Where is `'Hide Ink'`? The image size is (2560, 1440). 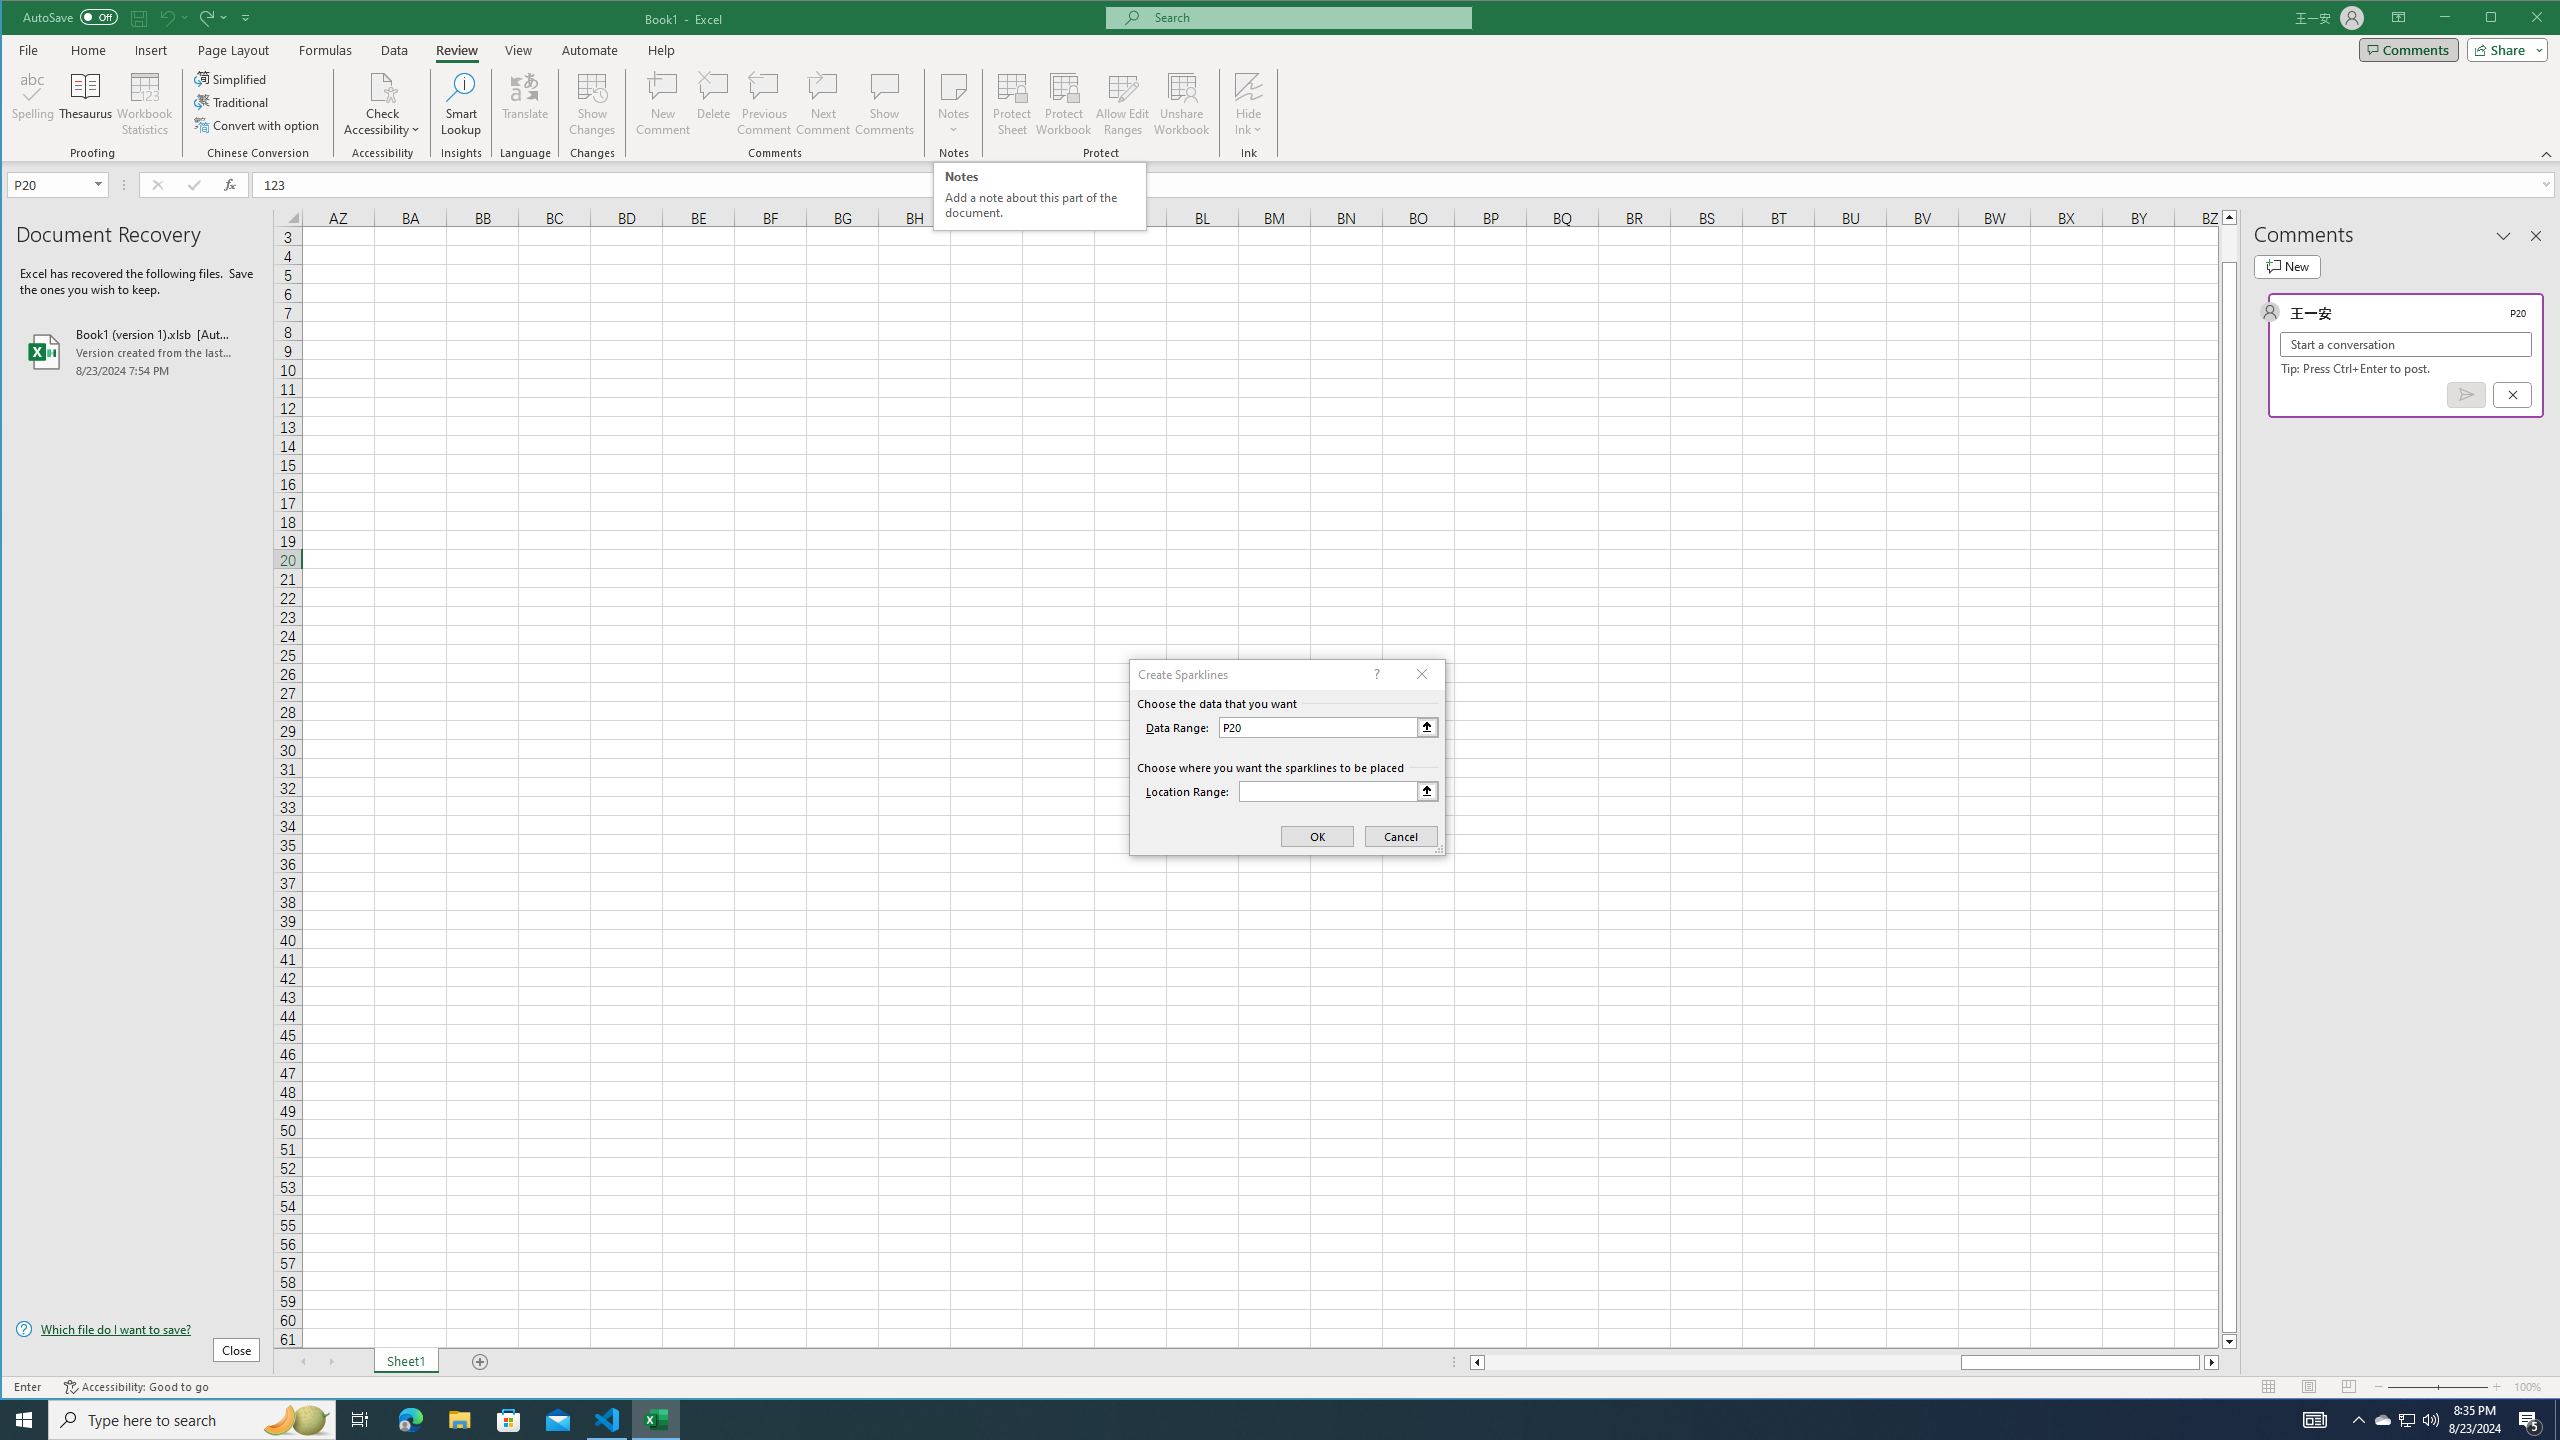
'Hide Ink' is located at coordinates (1248, 103).